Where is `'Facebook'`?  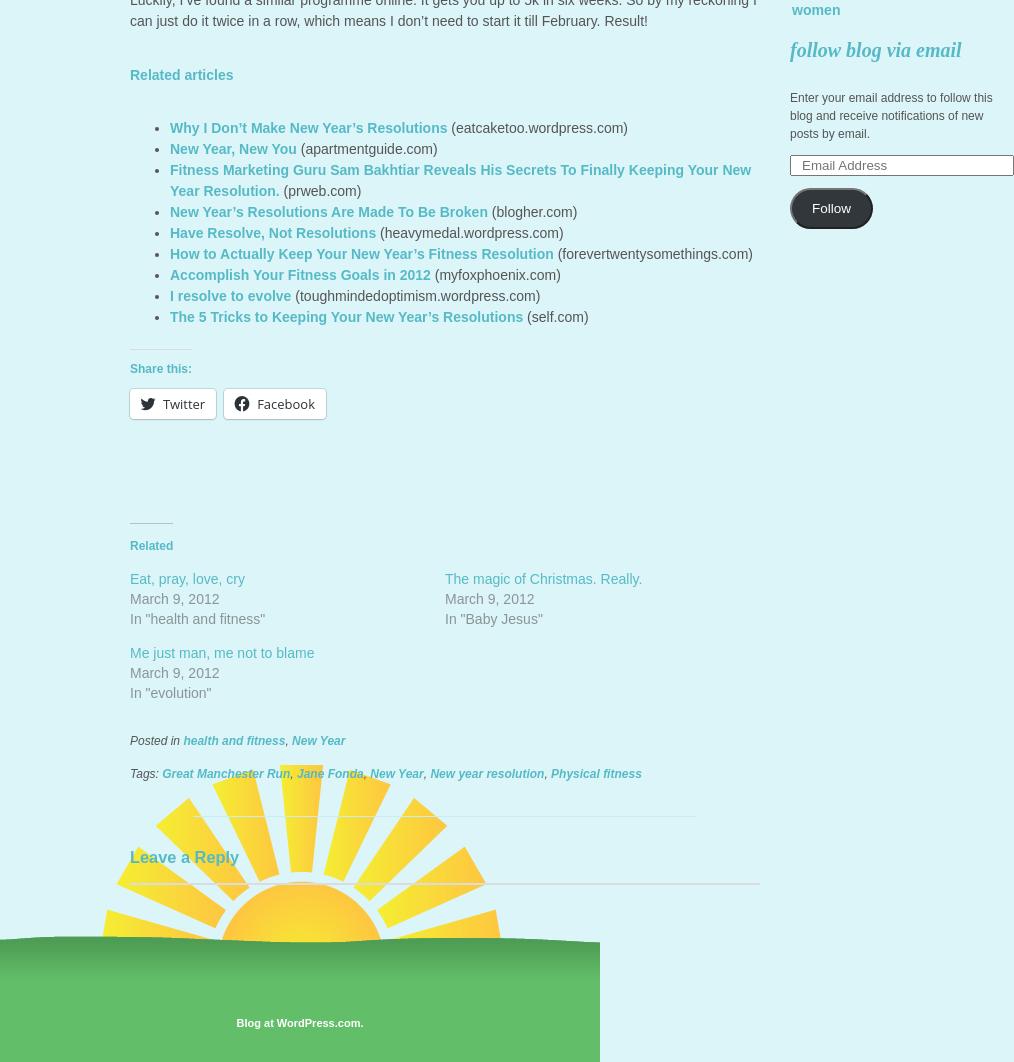
'Facebook' is located at coordinates (286, 402).